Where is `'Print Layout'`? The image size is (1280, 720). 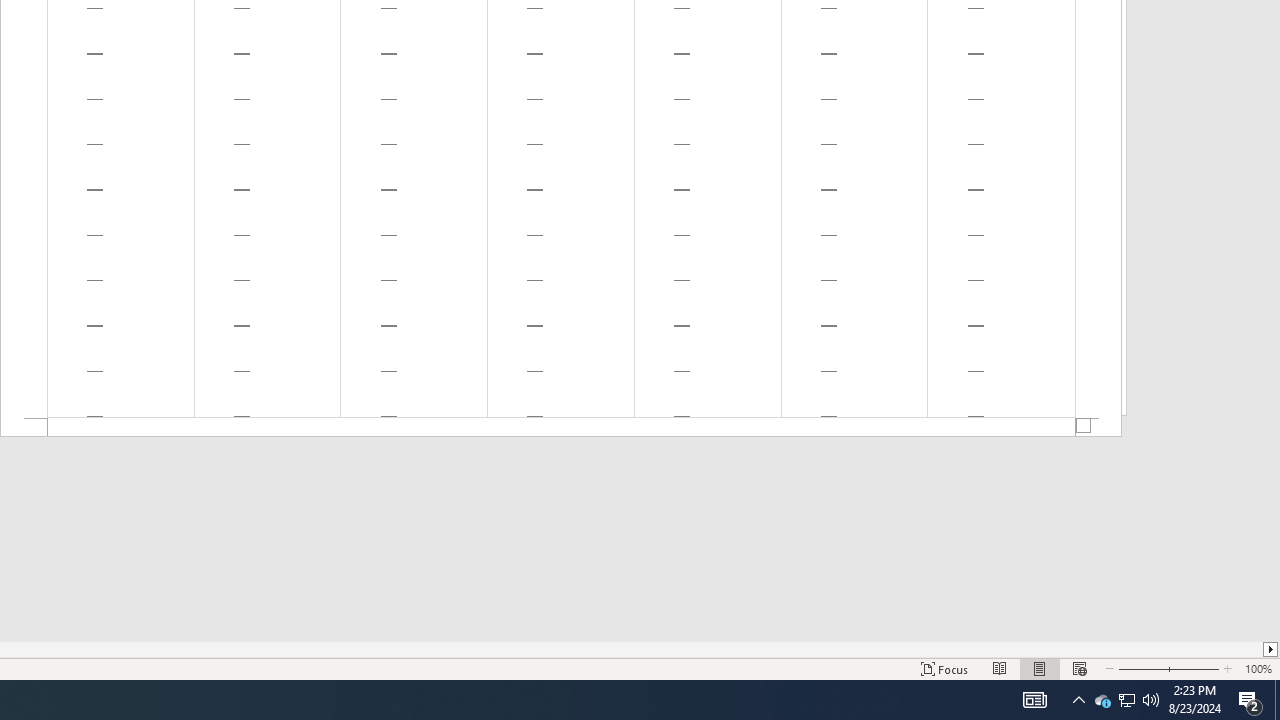 'Print Layout' is located at coordinates (1040, 669).